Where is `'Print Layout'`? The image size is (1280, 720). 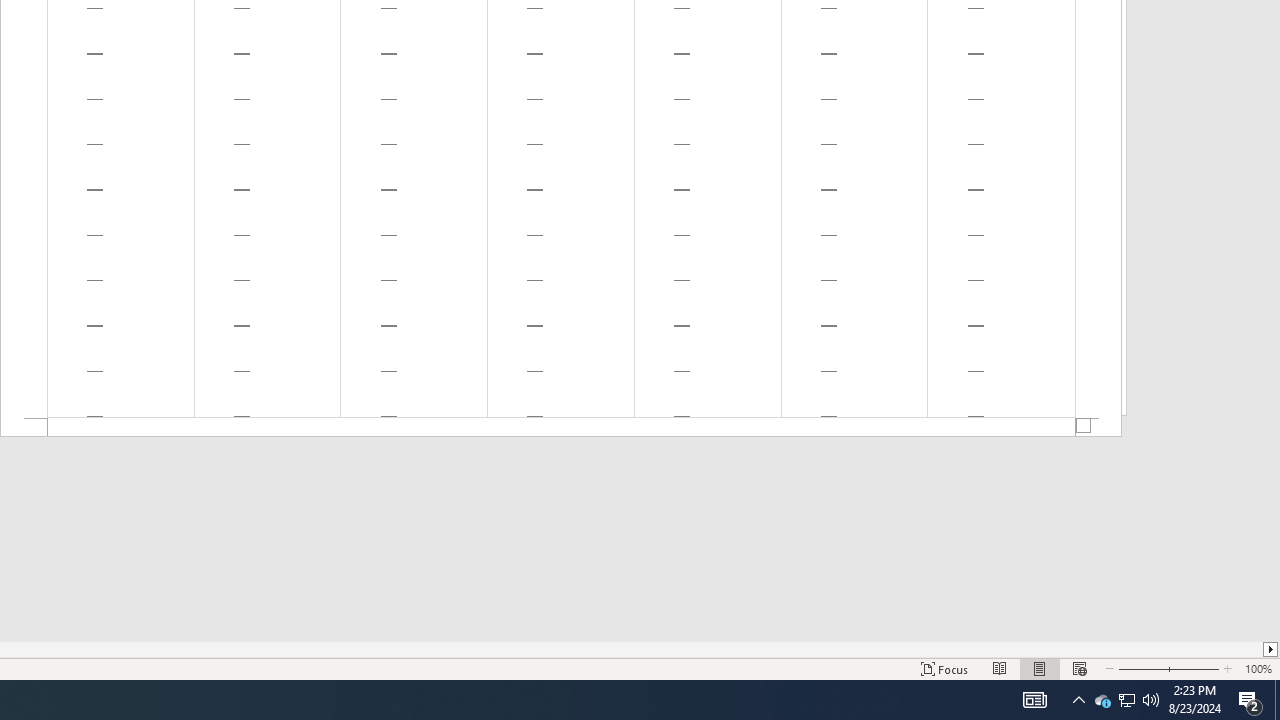 'Print Layout' is located at coordinates (1040, 669).